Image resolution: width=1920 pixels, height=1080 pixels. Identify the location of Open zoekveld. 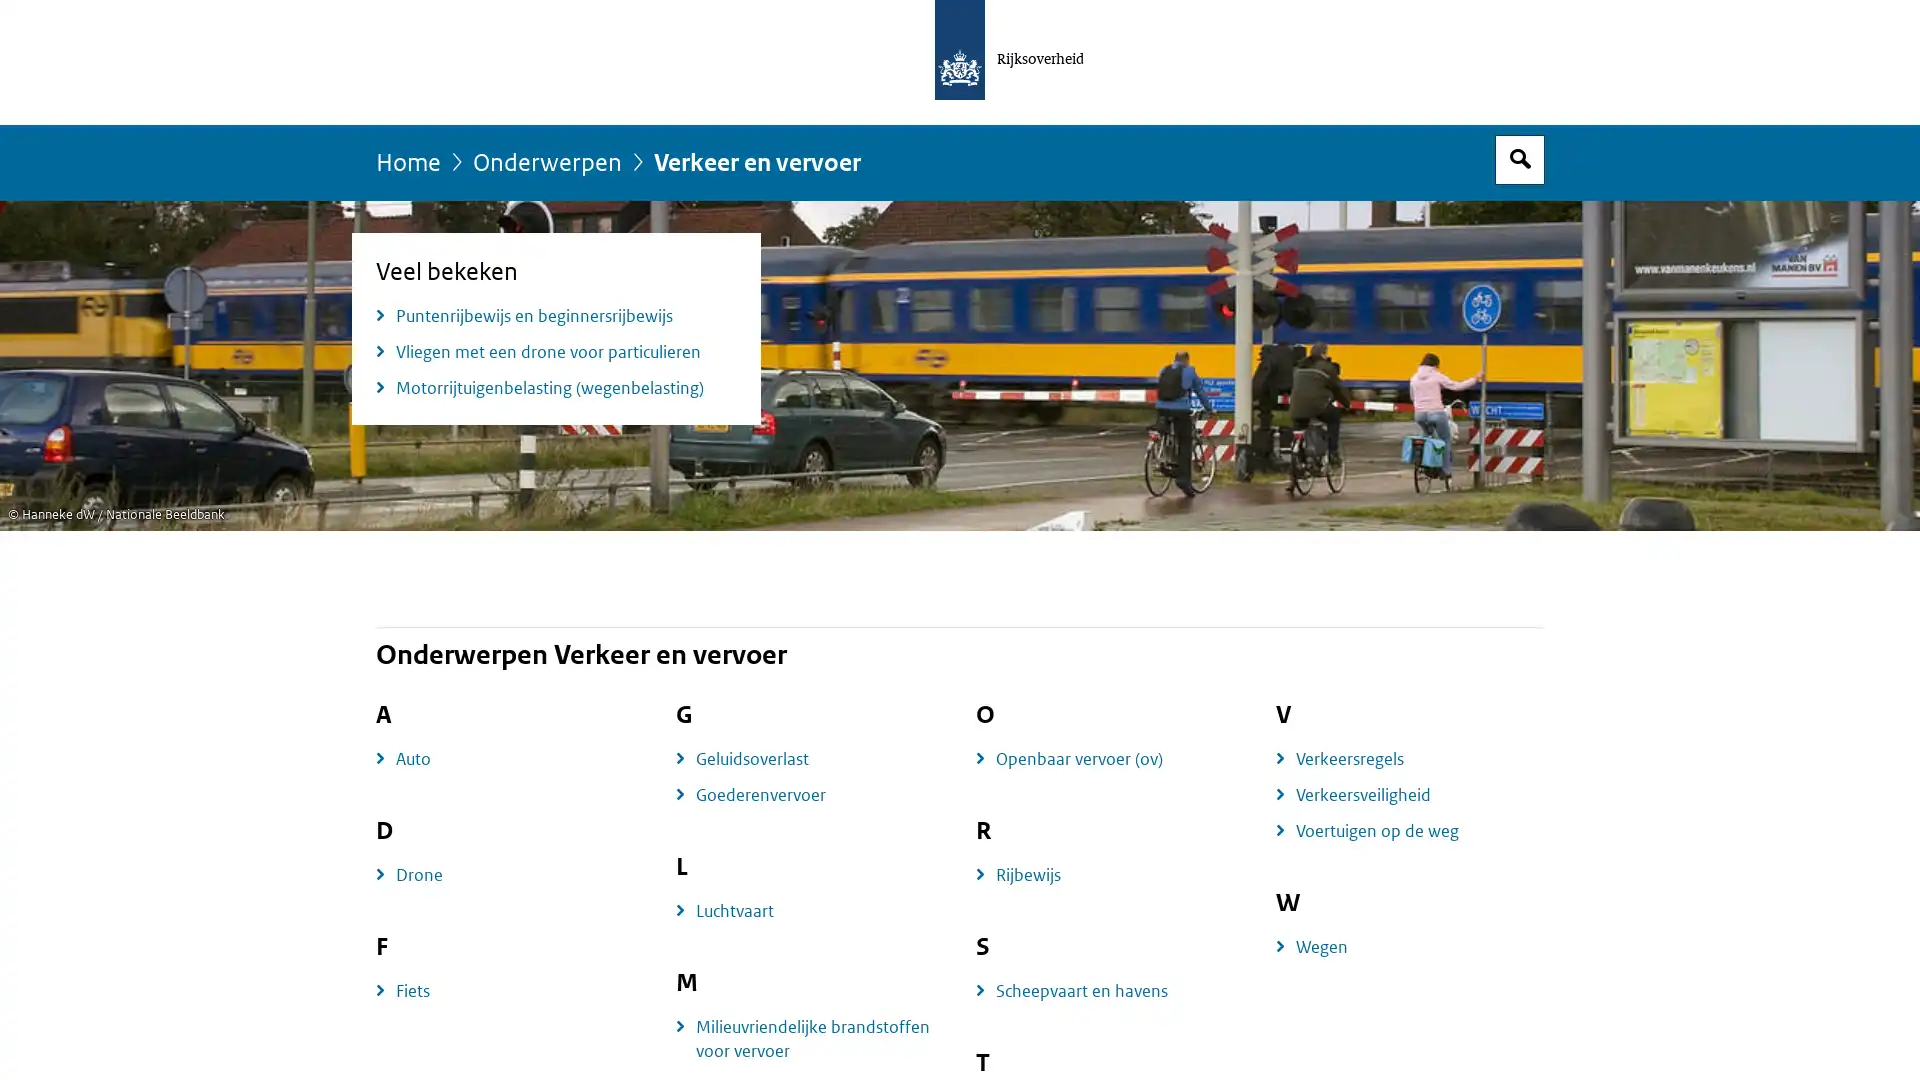
(1520, 158).